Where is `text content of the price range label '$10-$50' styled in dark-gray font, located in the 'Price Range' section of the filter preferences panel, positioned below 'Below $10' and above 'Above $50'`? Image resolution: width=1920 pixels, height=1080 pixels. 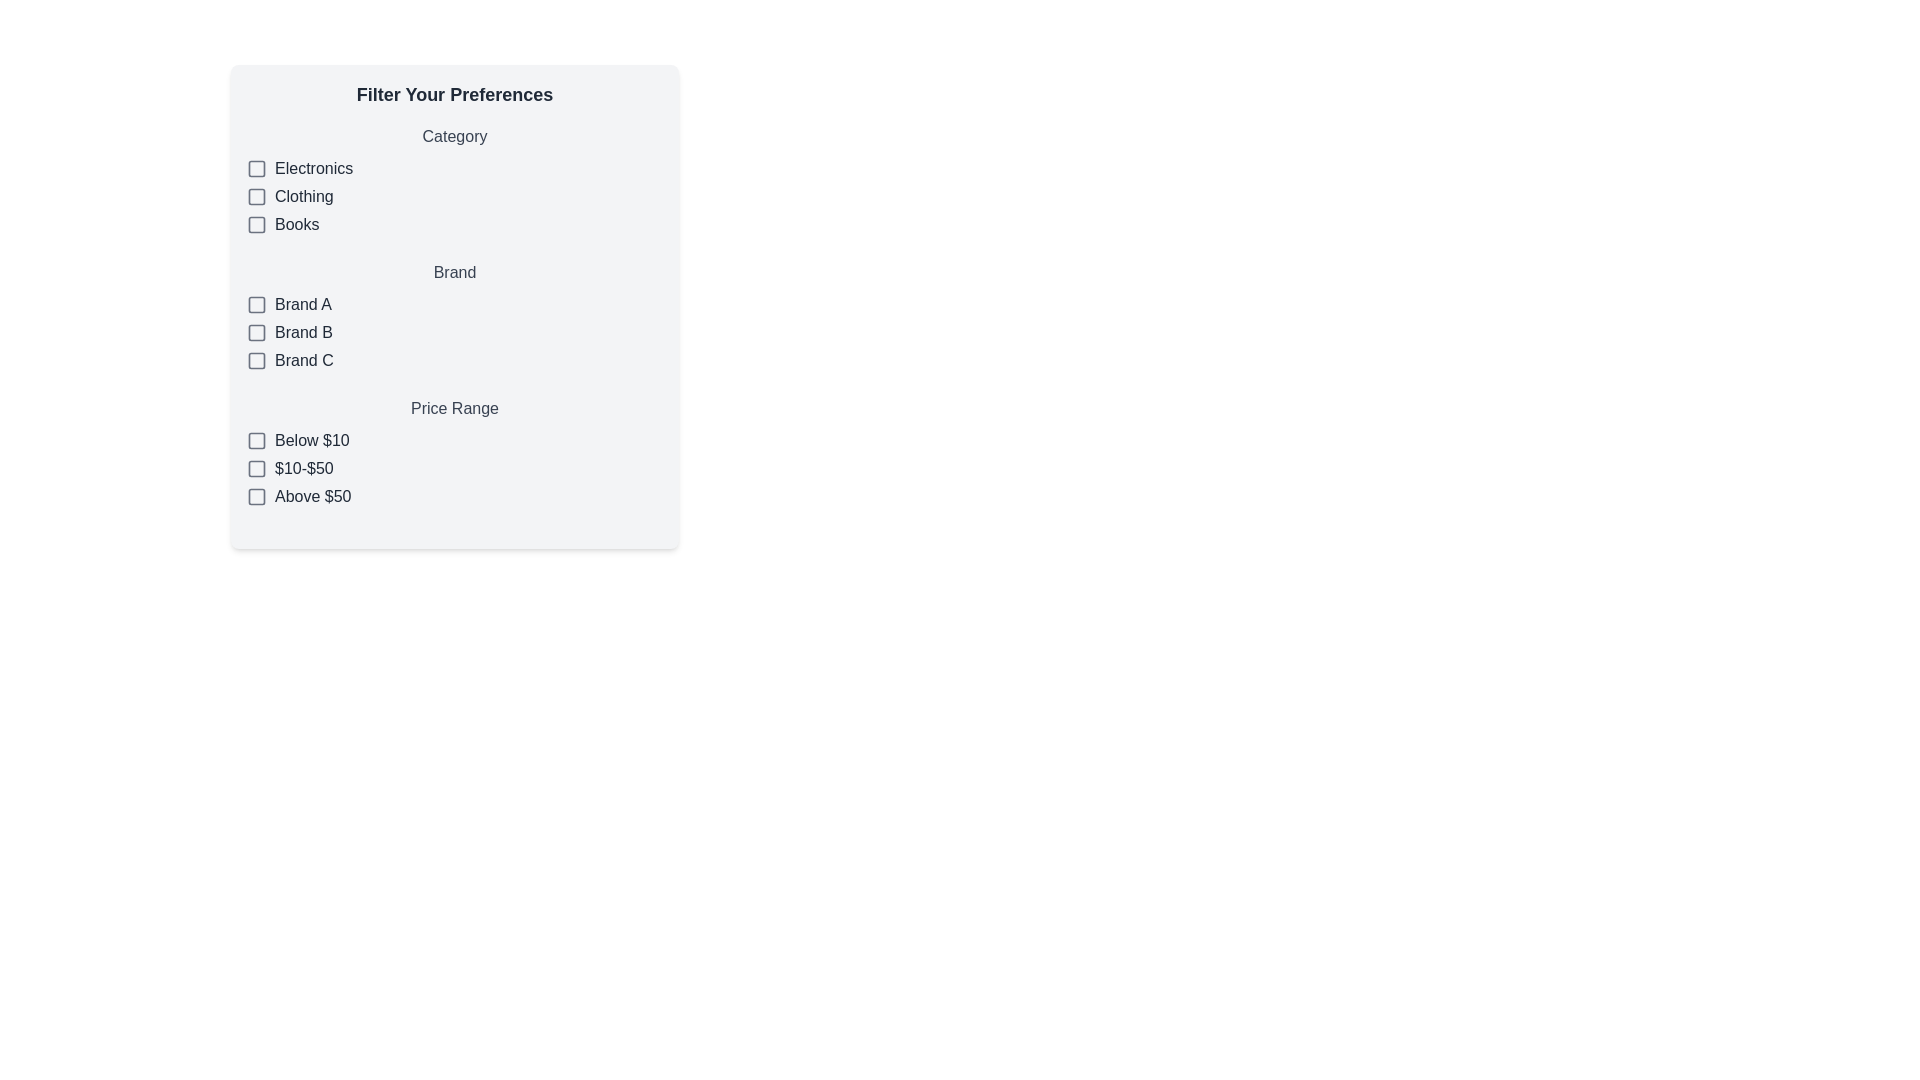 text content of the price range label '$10-$50' styled in dark-gray font, located in the 'Price Range' section of the filter preferences panel, positioned below 'Below $10' and above 'Above $50' is located at coordinates (303, 469).